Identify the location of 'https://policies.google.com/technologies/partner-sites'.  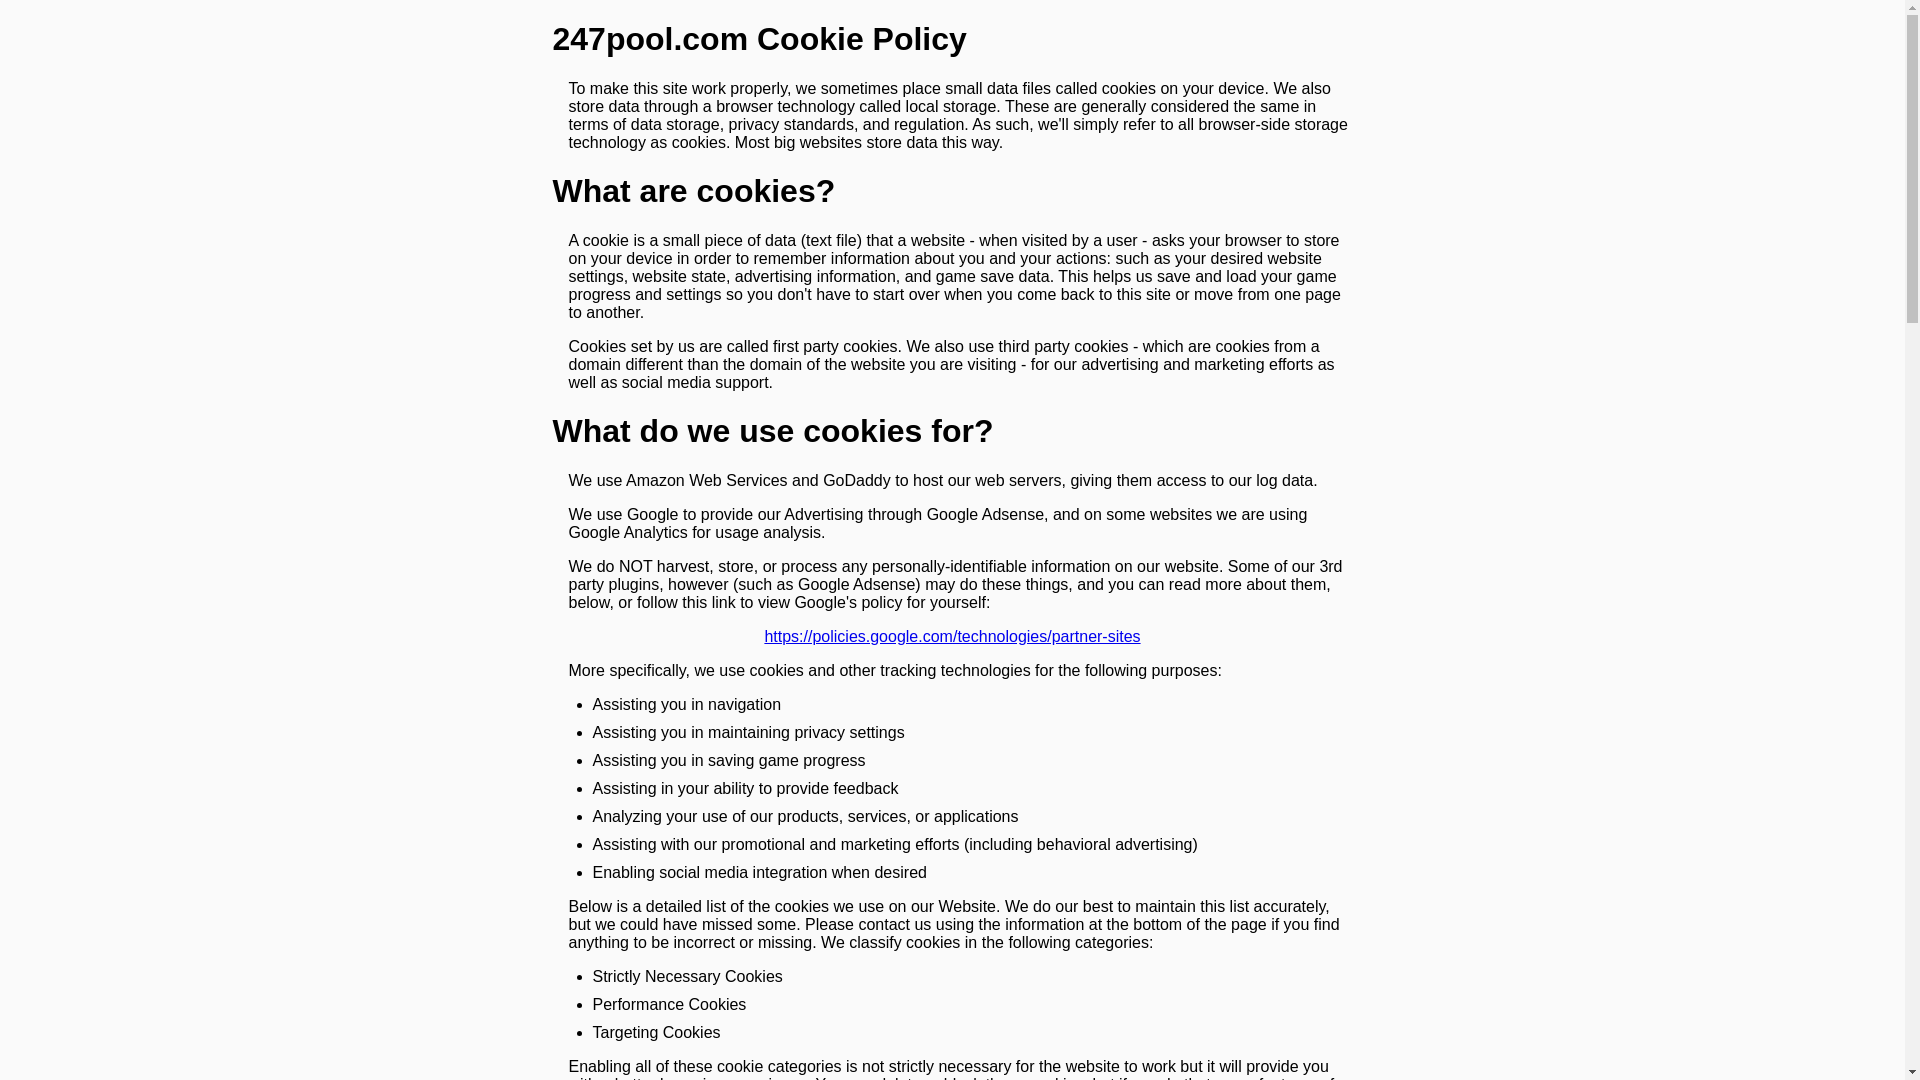
(950, 636).